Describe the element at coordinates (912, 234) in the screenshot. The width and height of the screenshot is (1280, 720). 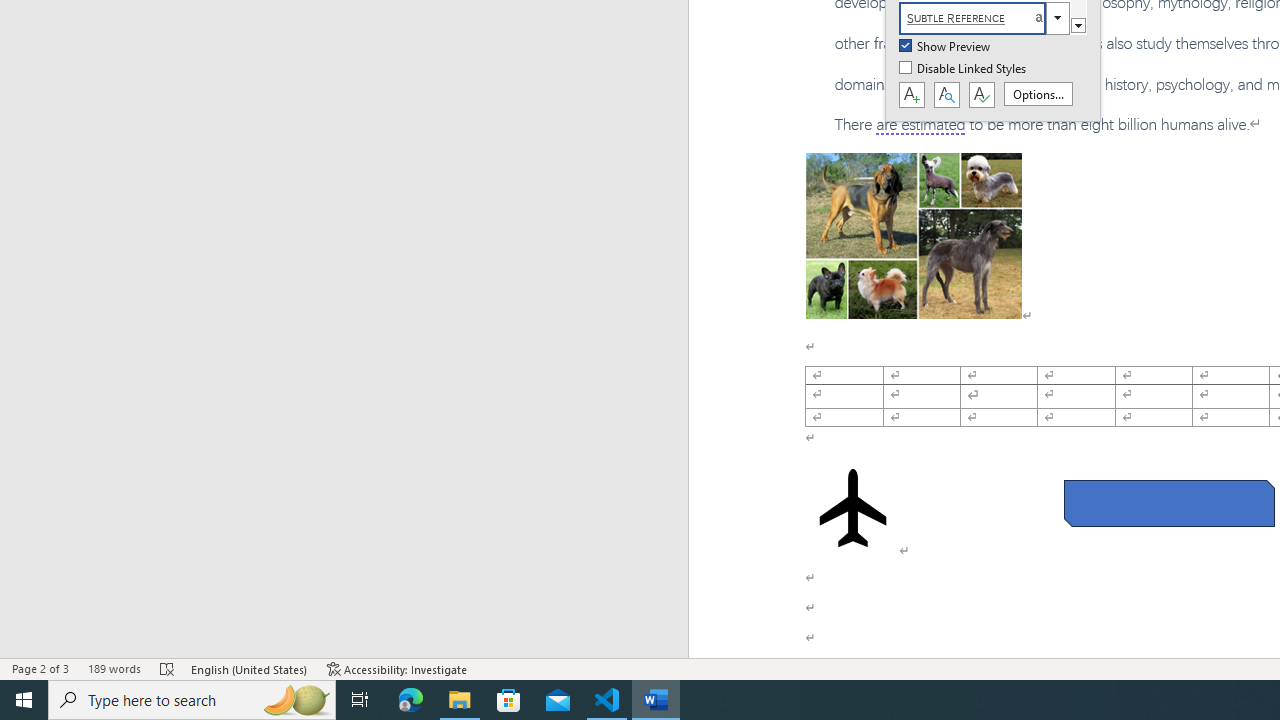
I see `'Morphological variation in six dogs'` at that location.